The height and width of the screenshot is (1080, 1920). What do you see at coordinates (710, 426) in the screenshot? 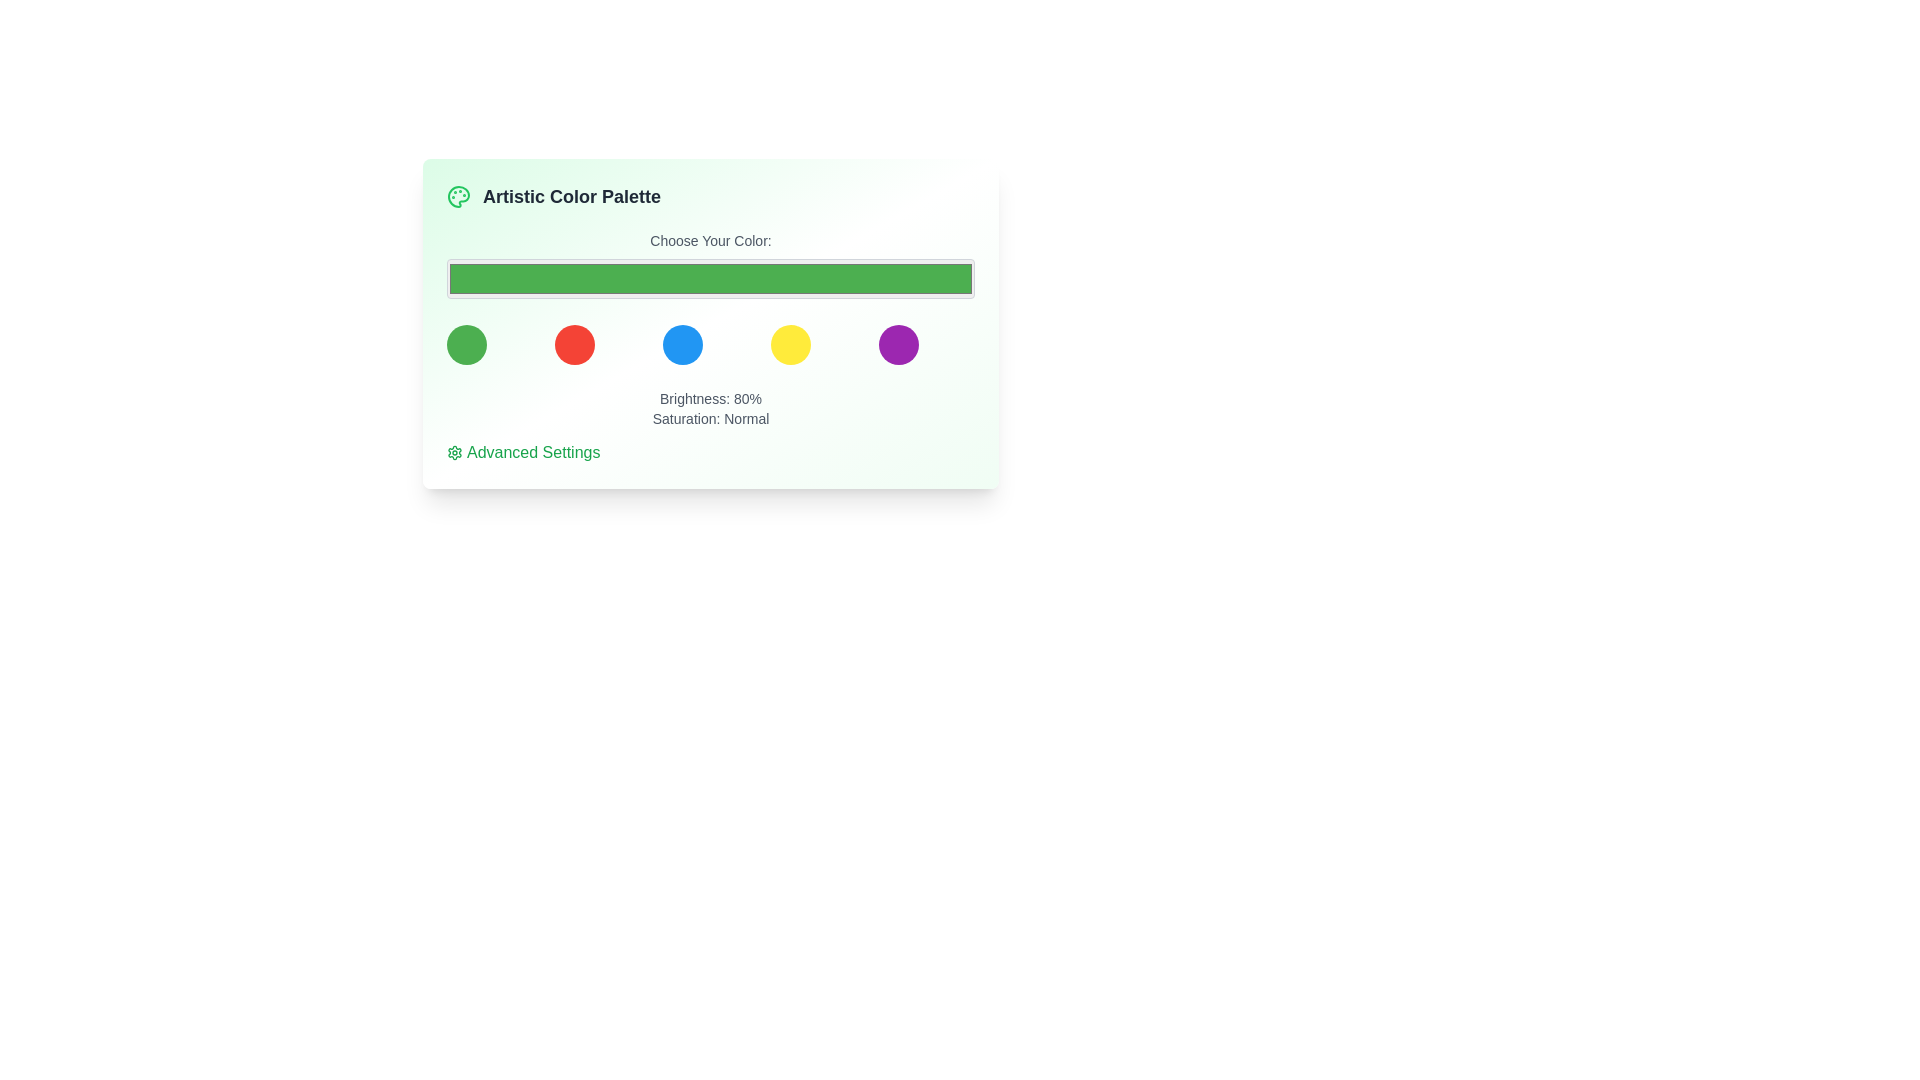
I see `the clickable link in the Information Display that shows current brightness and saturation settings` at bounding box center [710, 426].